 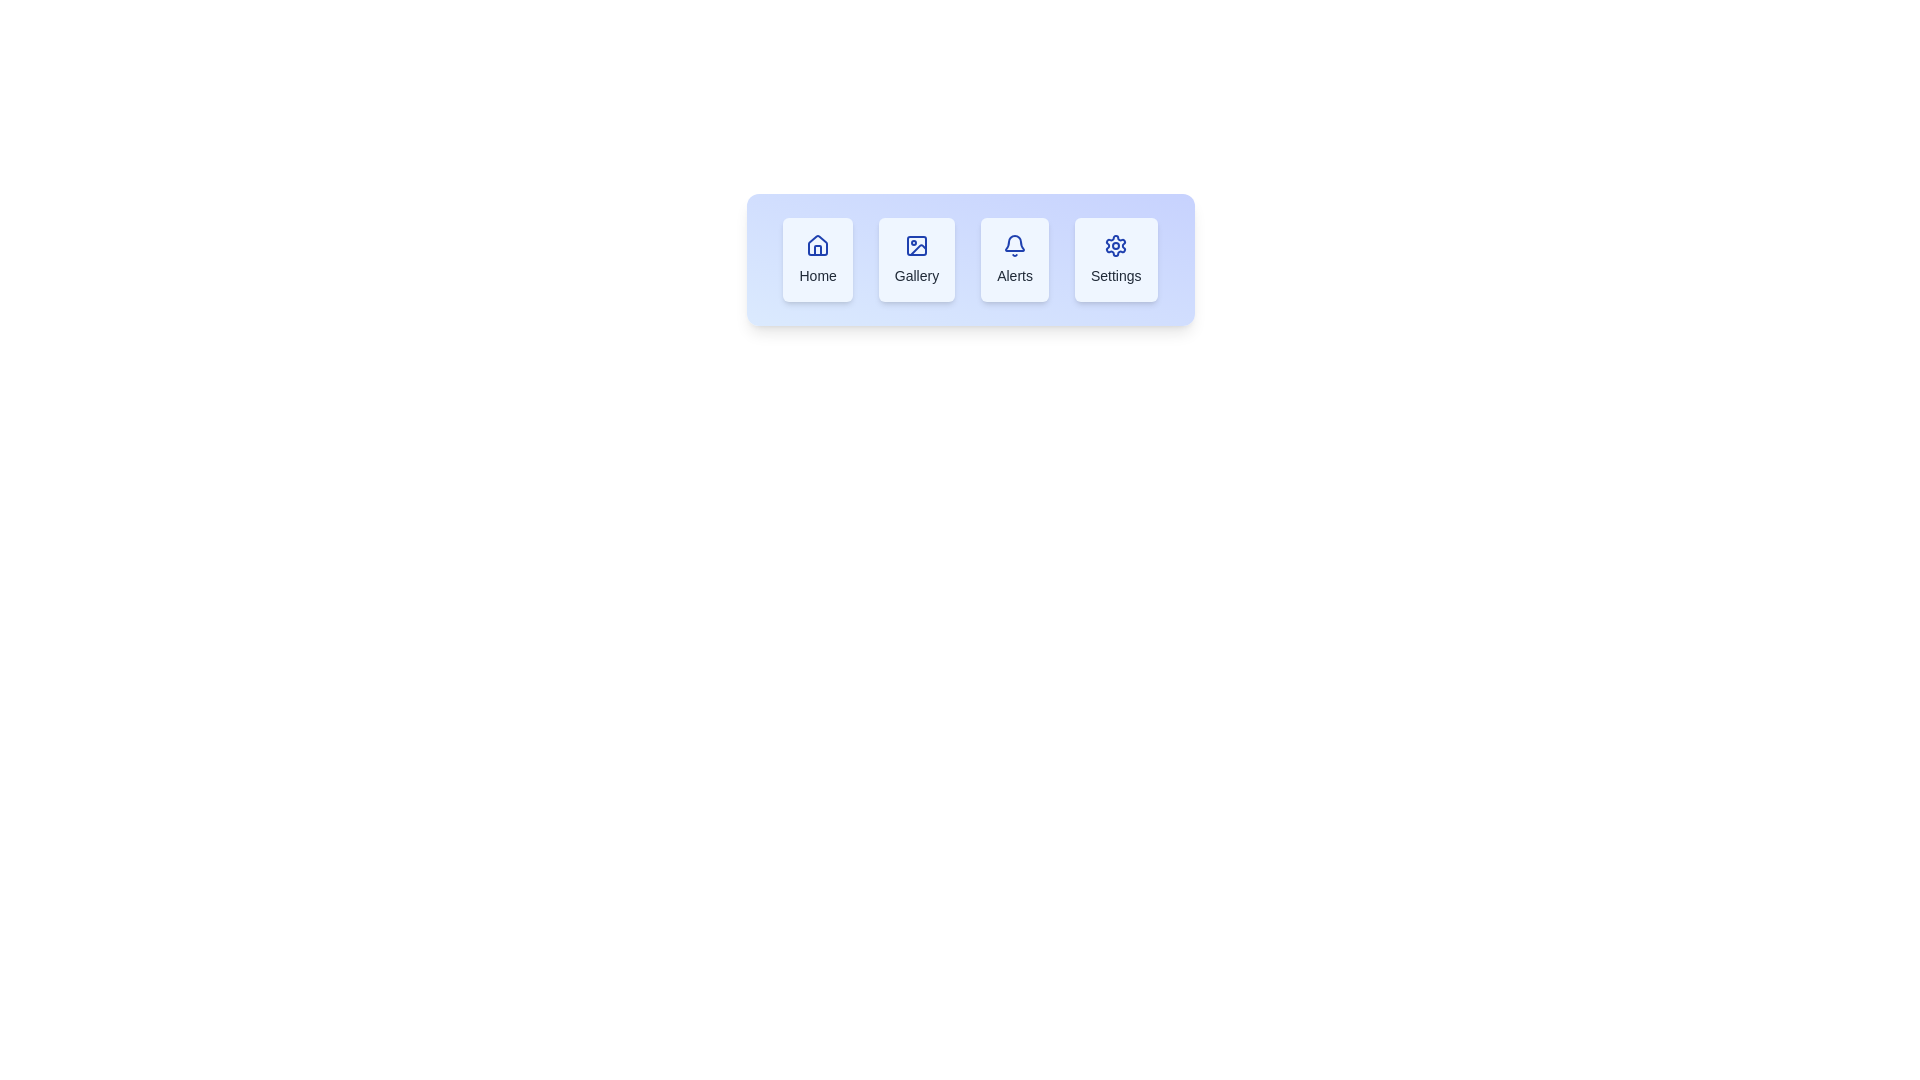 I want to click on the 'Alerts' text label, which is styled in medium-sized gray font and located below a bell-shaped icon in the UI, so click(x=1015, y=276).